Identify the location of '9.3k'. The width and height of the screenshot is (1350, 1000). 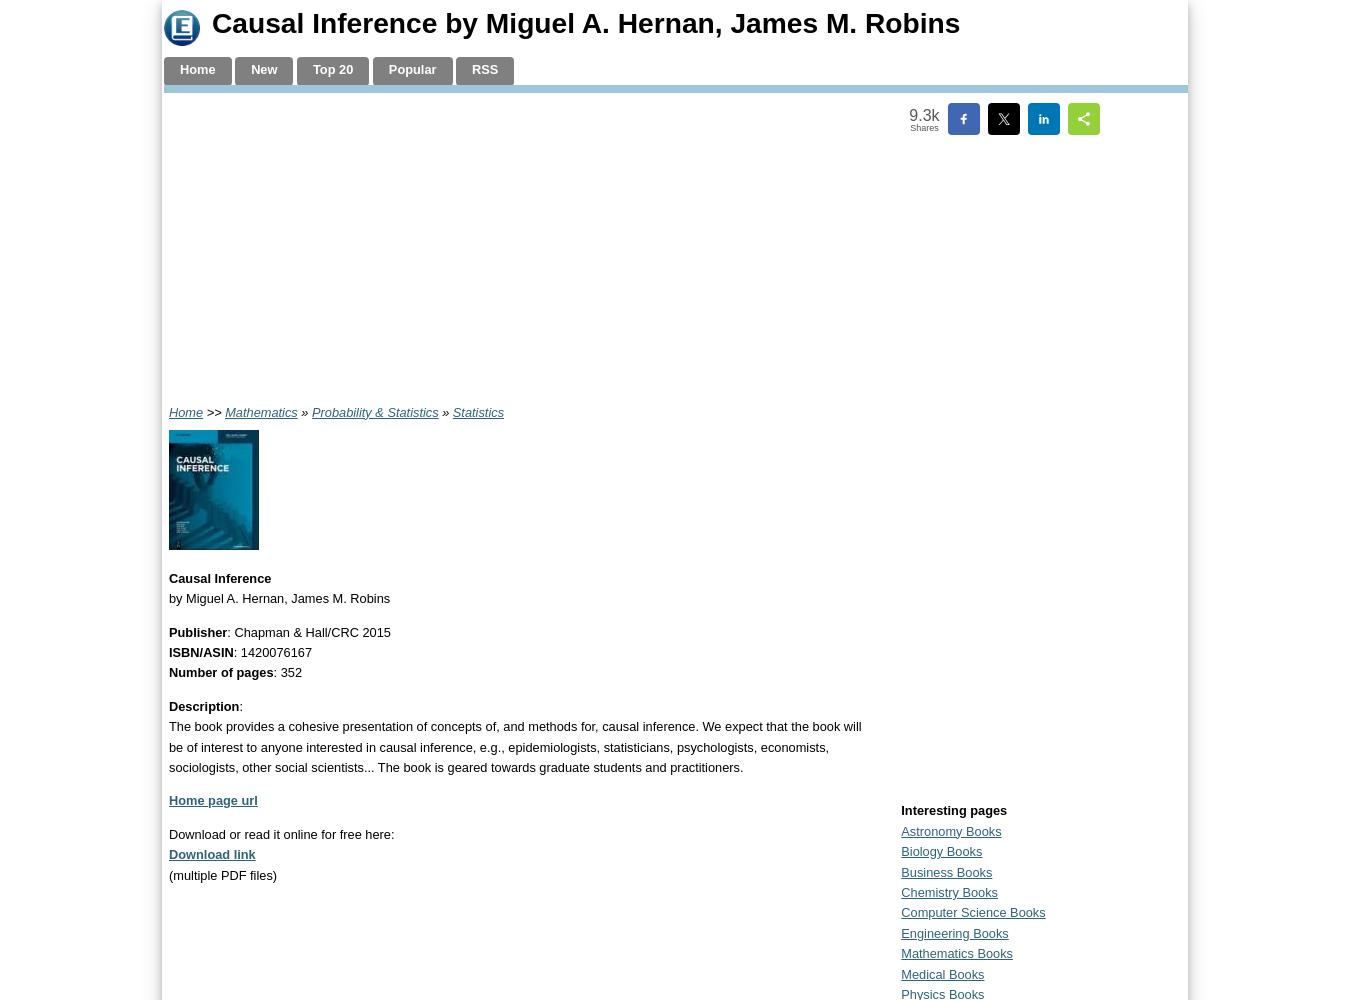
(922, 114).